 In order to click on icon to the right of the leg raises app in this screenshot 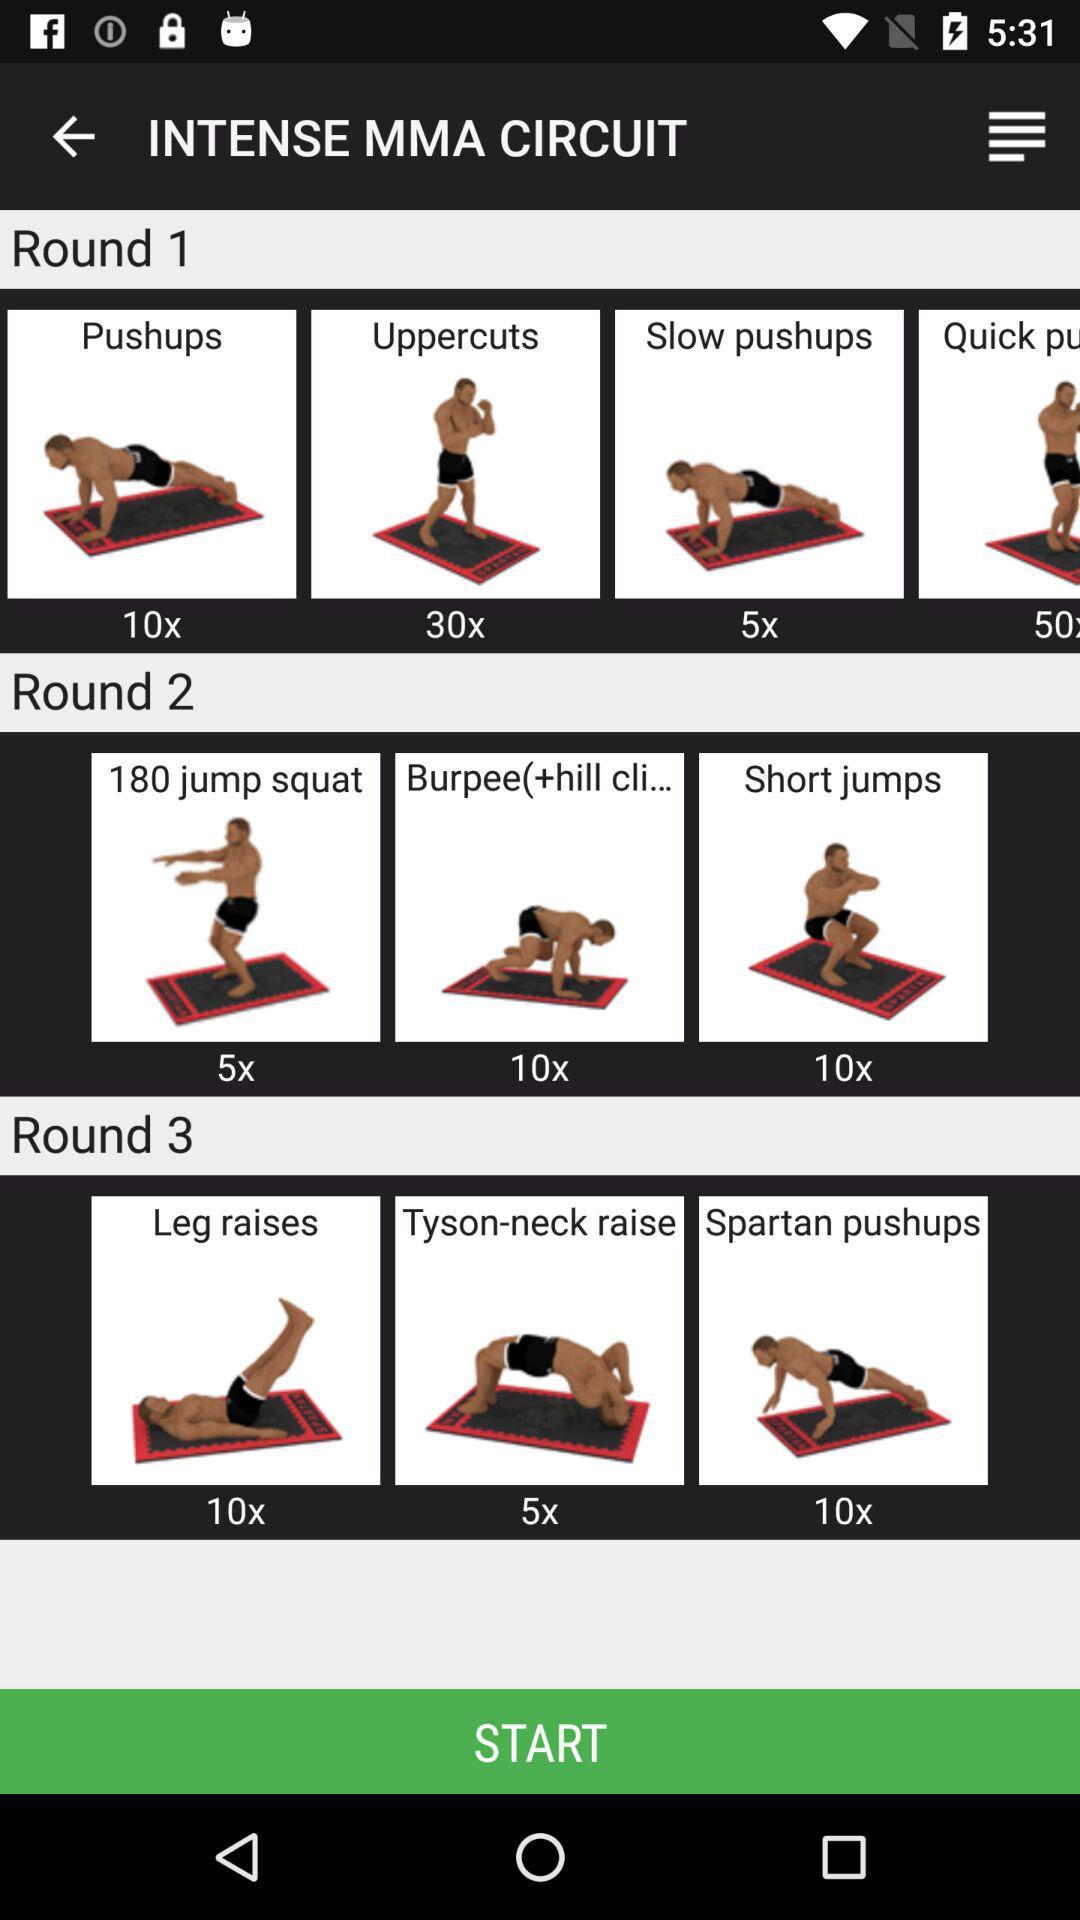, I will do `click(538, 1363)`.